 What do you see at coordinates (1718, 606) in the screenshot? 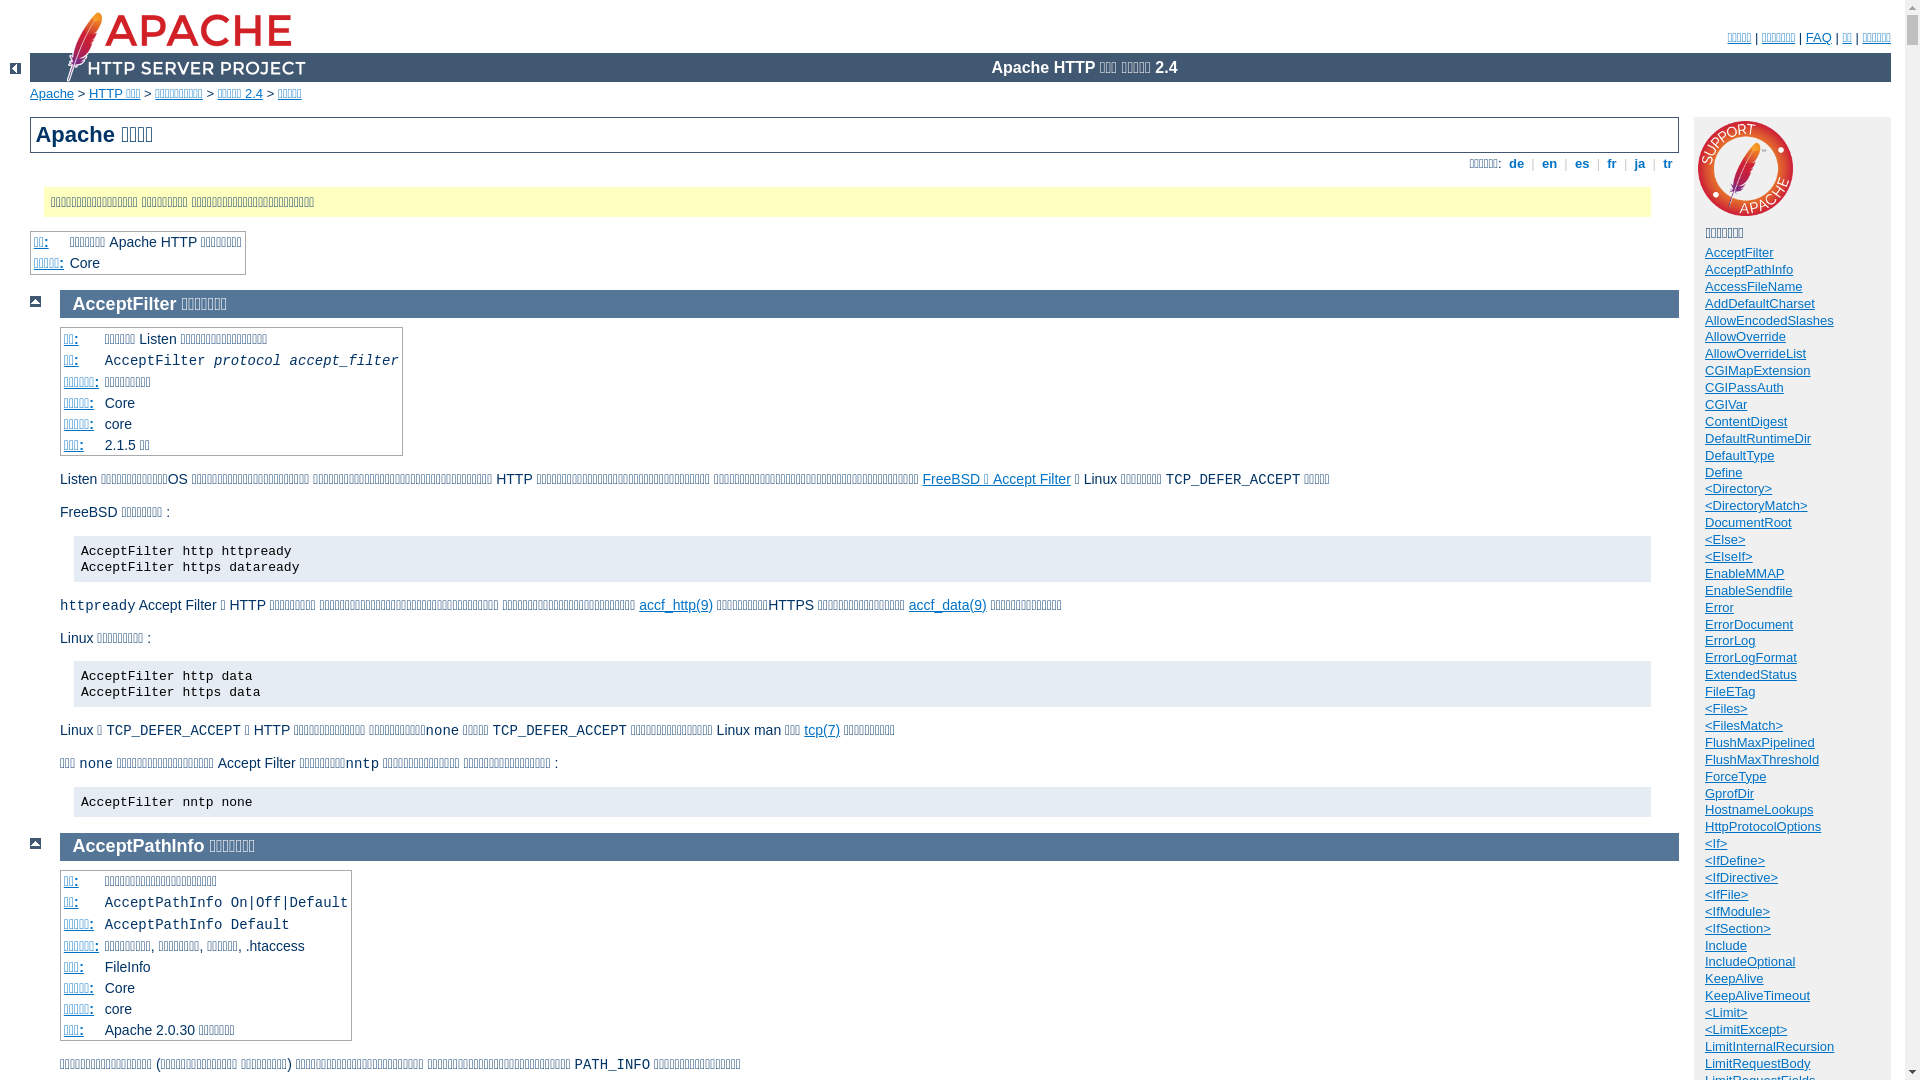
I see `'Error'` at bounding box center [1718, 606].